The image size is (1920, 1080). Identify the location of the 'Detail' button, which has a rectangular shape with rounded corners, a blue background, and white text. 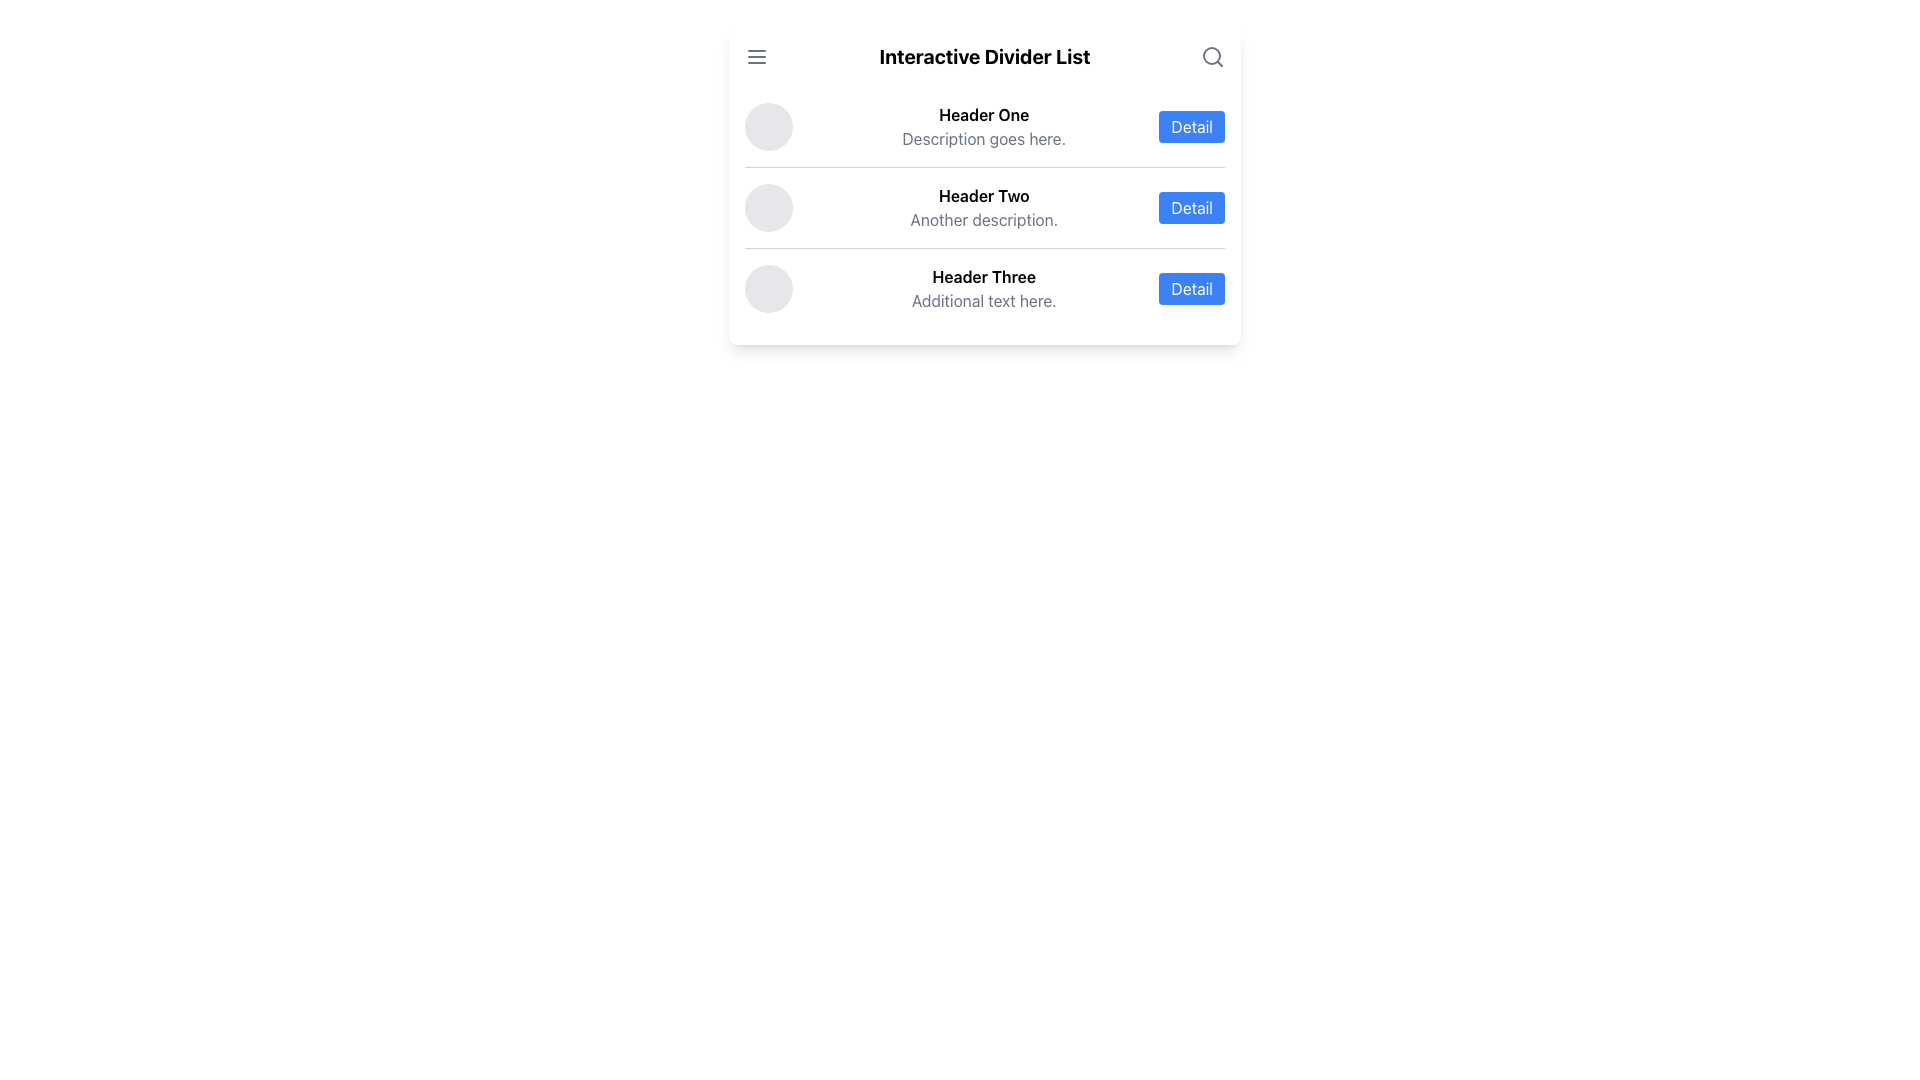
(1192, 127).